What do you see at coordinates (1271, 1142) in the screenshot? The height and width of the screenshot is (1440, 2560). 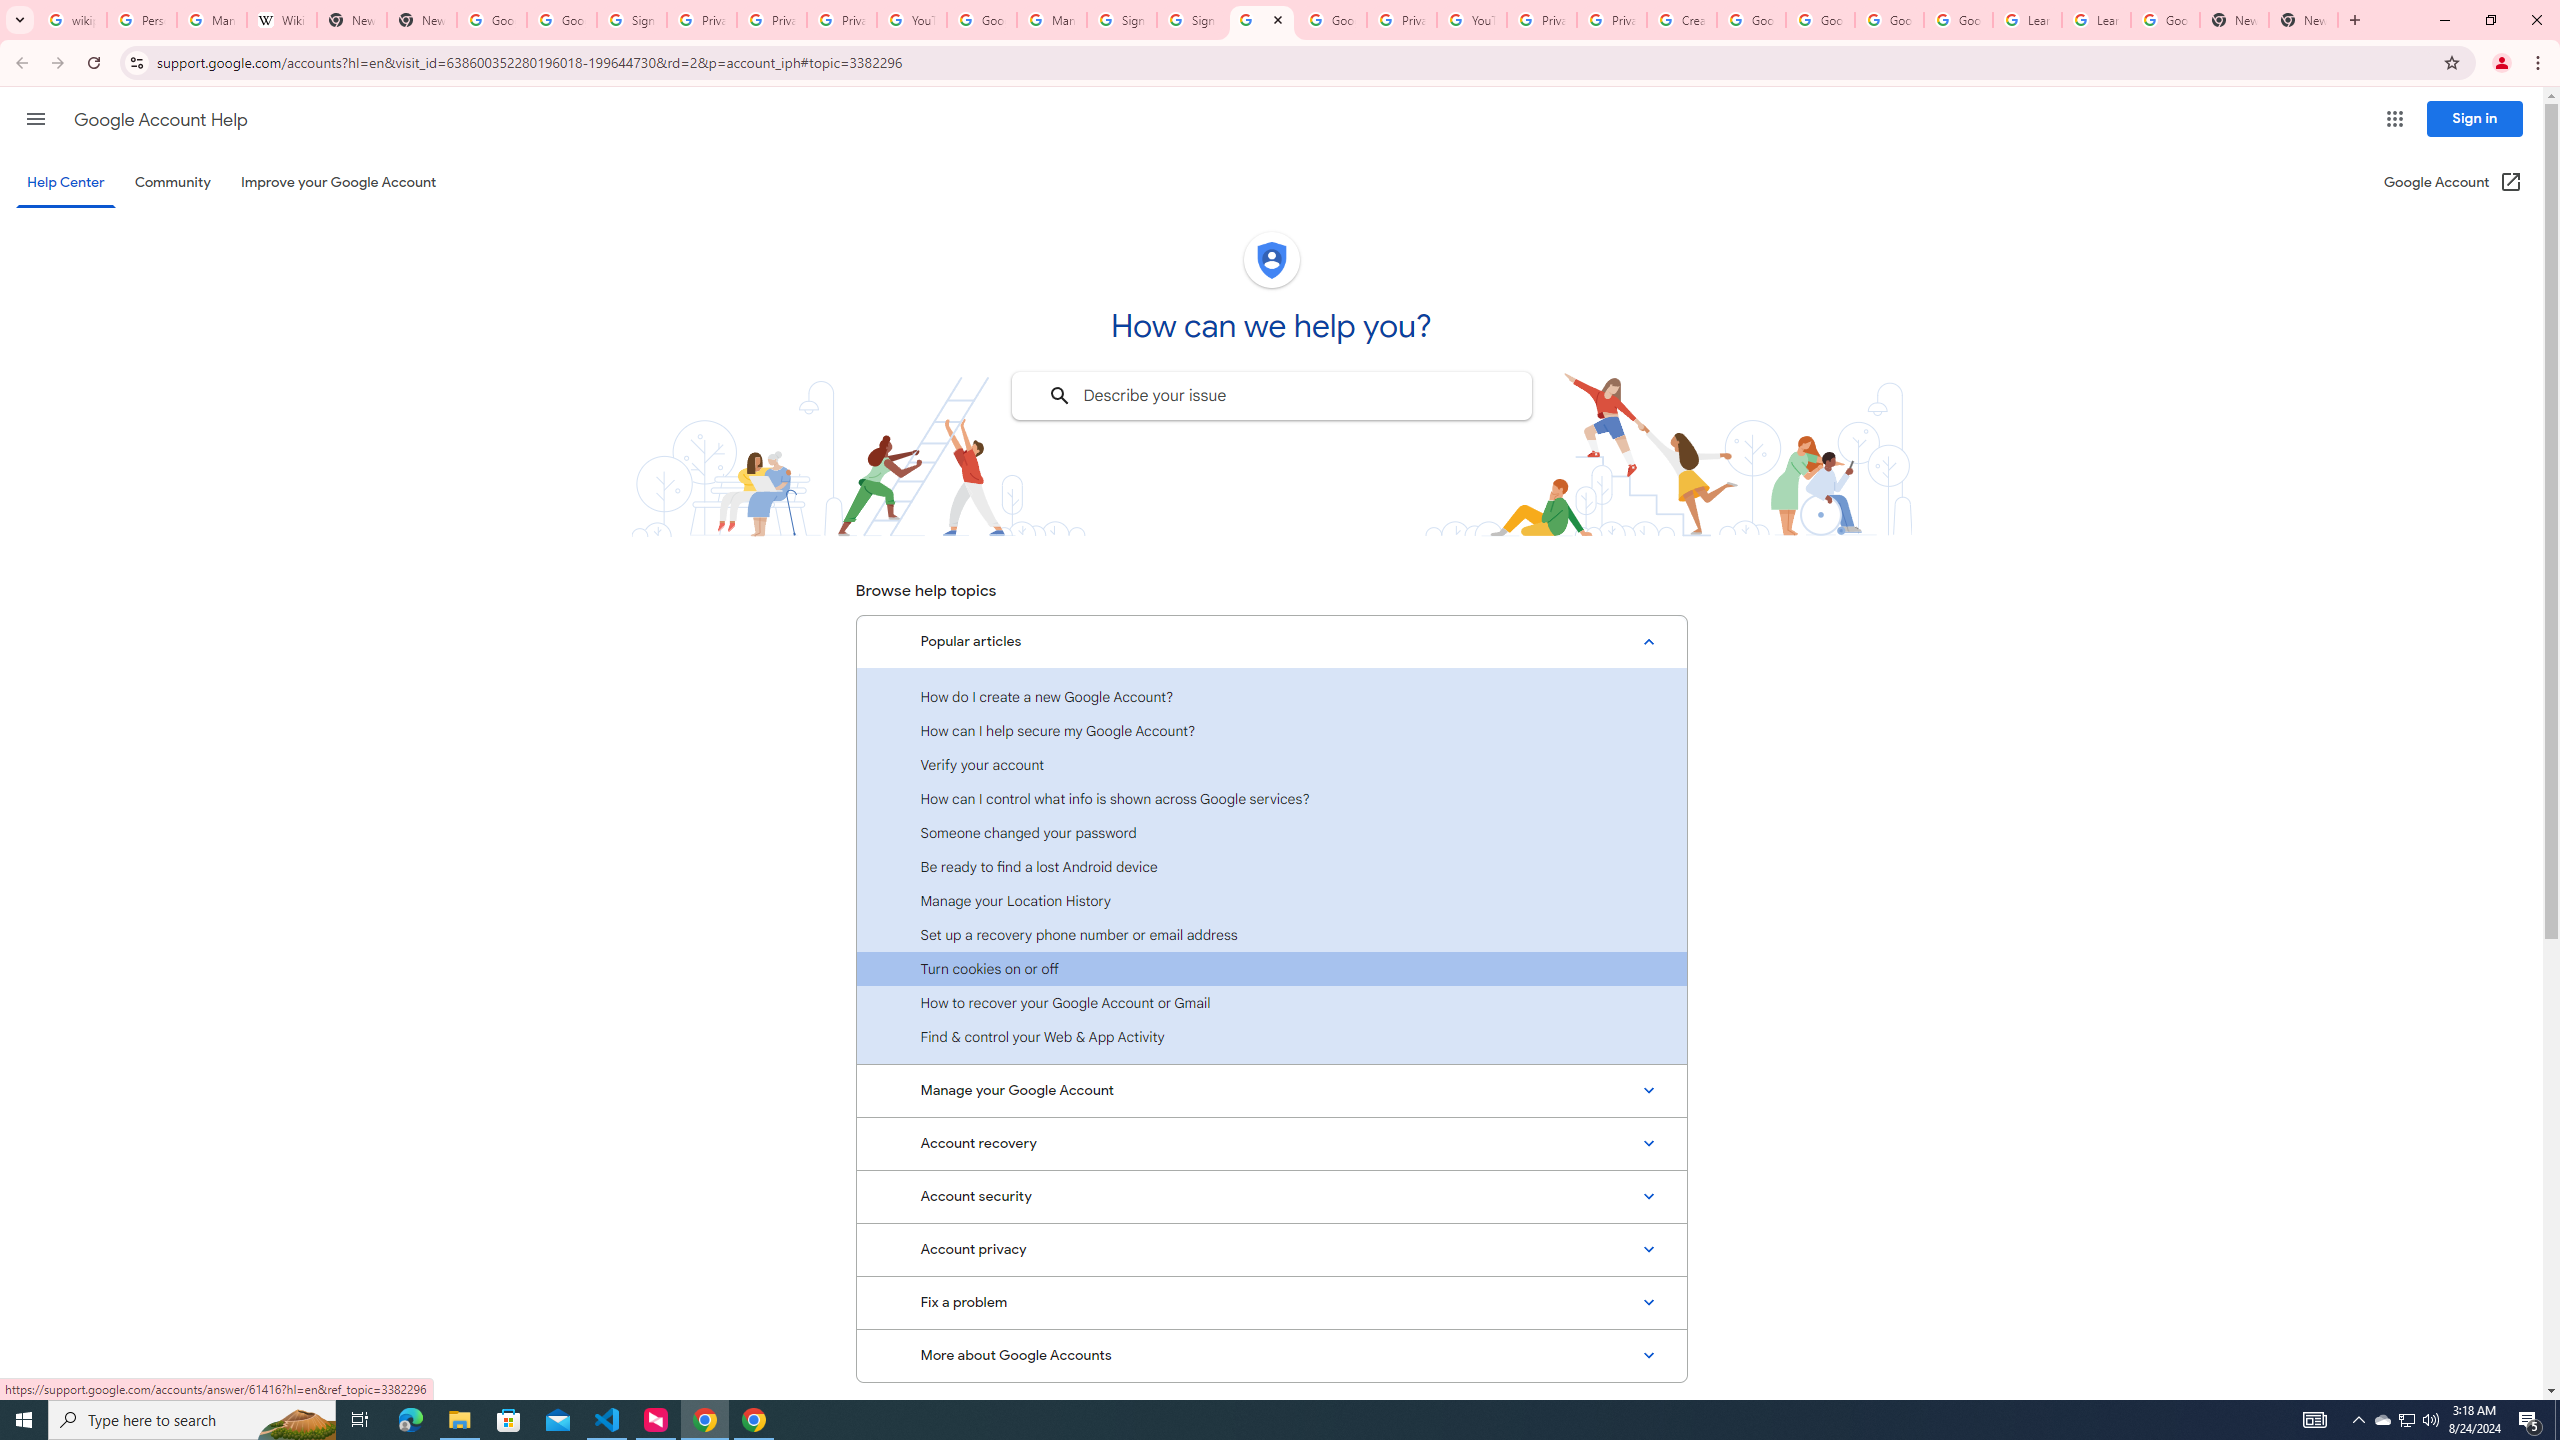 I see `'Account recovery'` at bounding box center [1271, 1142].